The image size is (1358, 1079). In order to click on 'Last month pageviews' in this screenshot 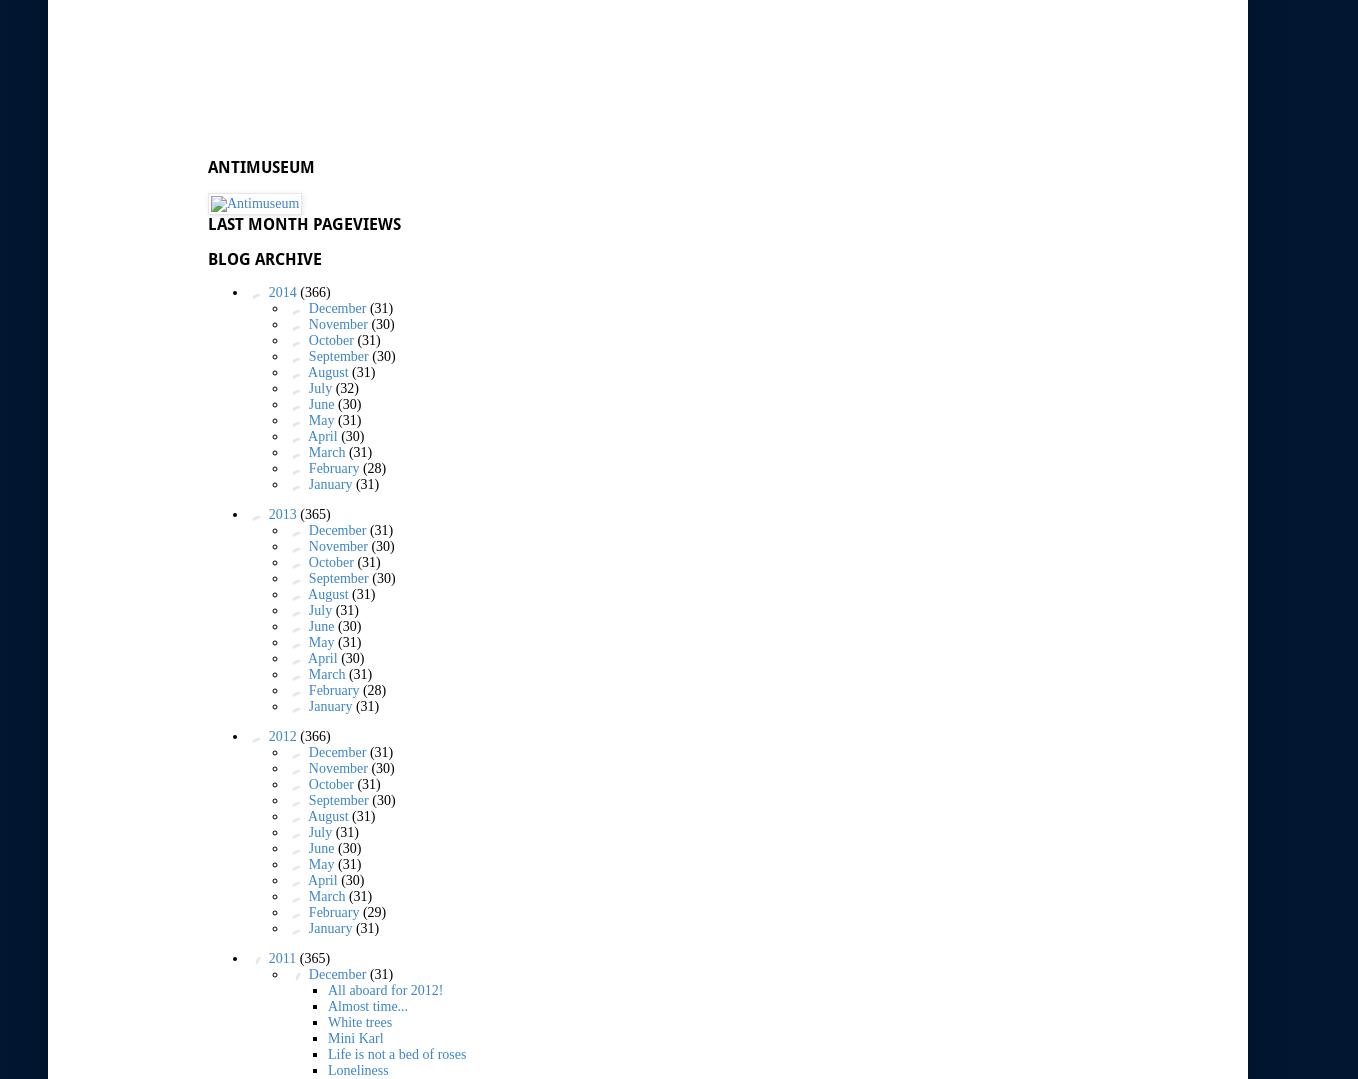, I will do `click(303, 222)`.